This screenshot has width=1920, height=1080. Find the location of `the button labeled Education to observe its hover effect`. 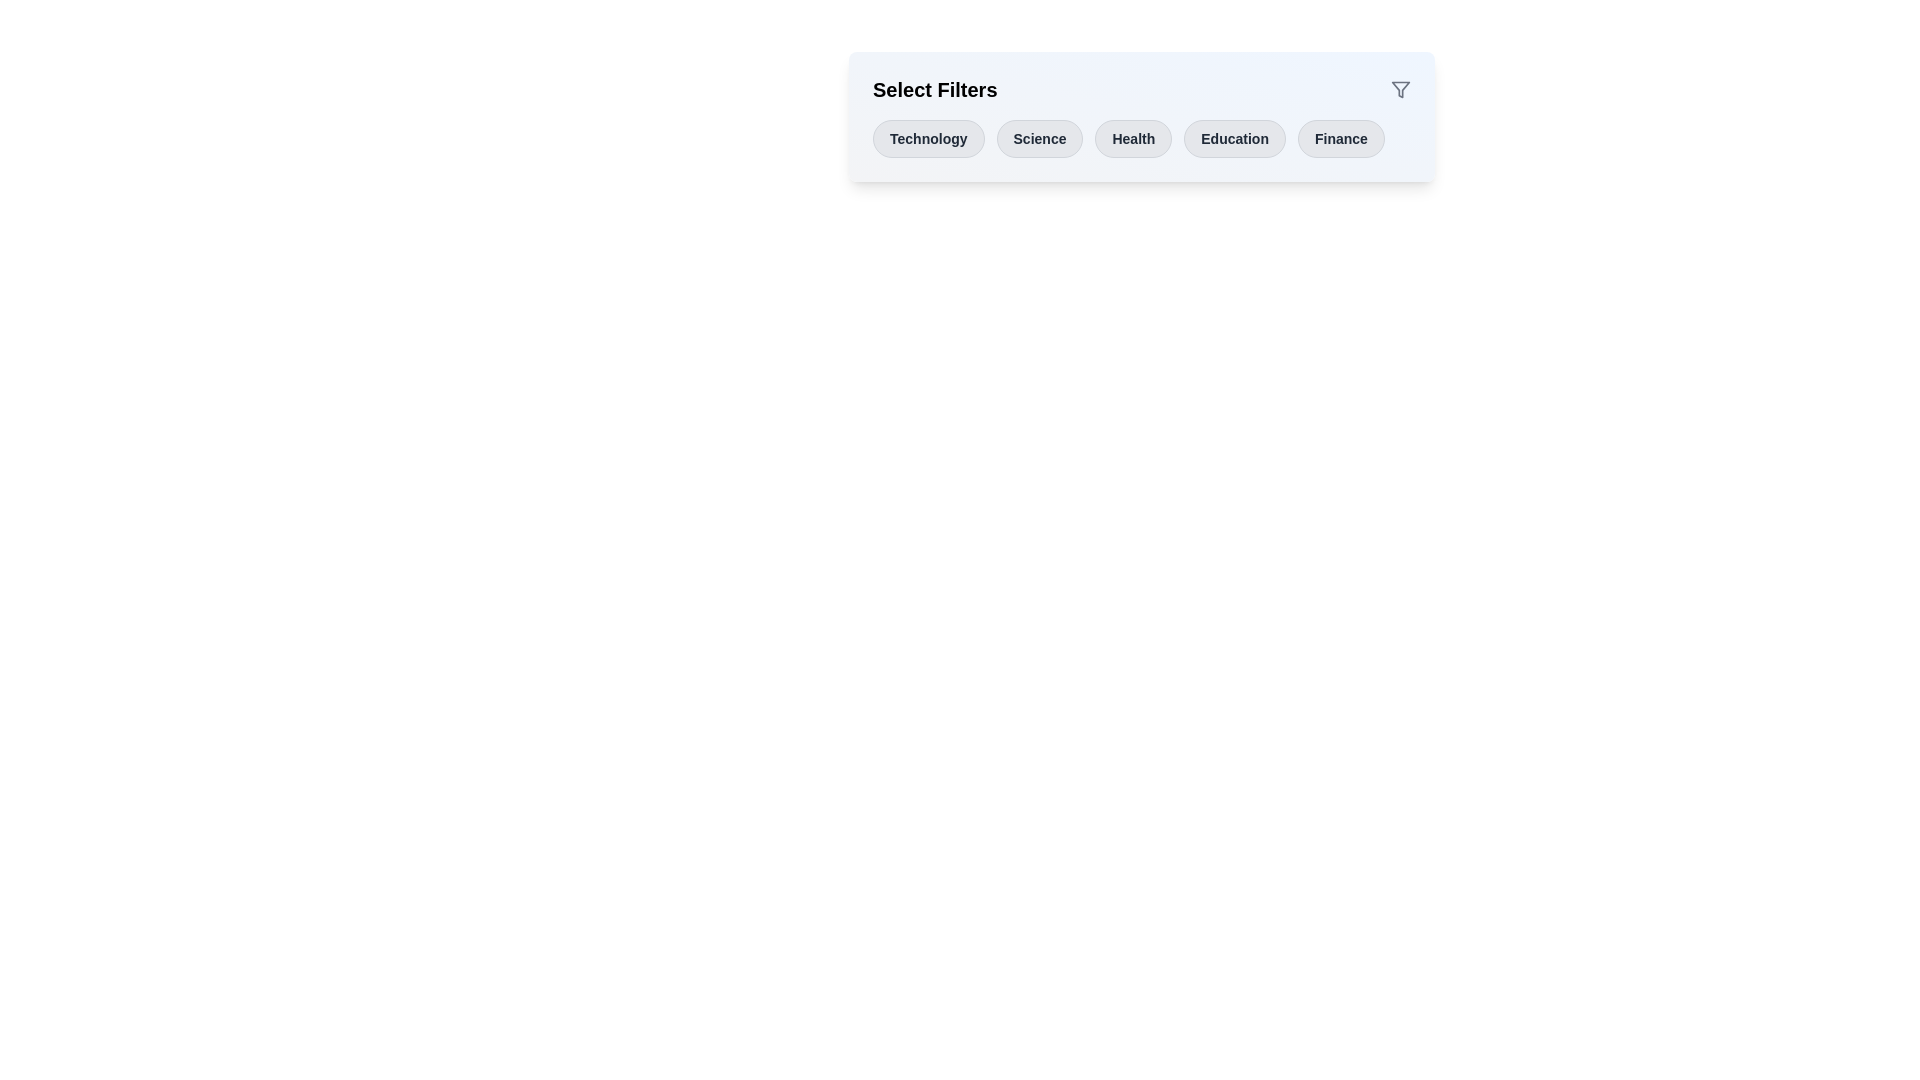

the button labeled Education to observe its hover effect is located at coordinates (1234, 137).